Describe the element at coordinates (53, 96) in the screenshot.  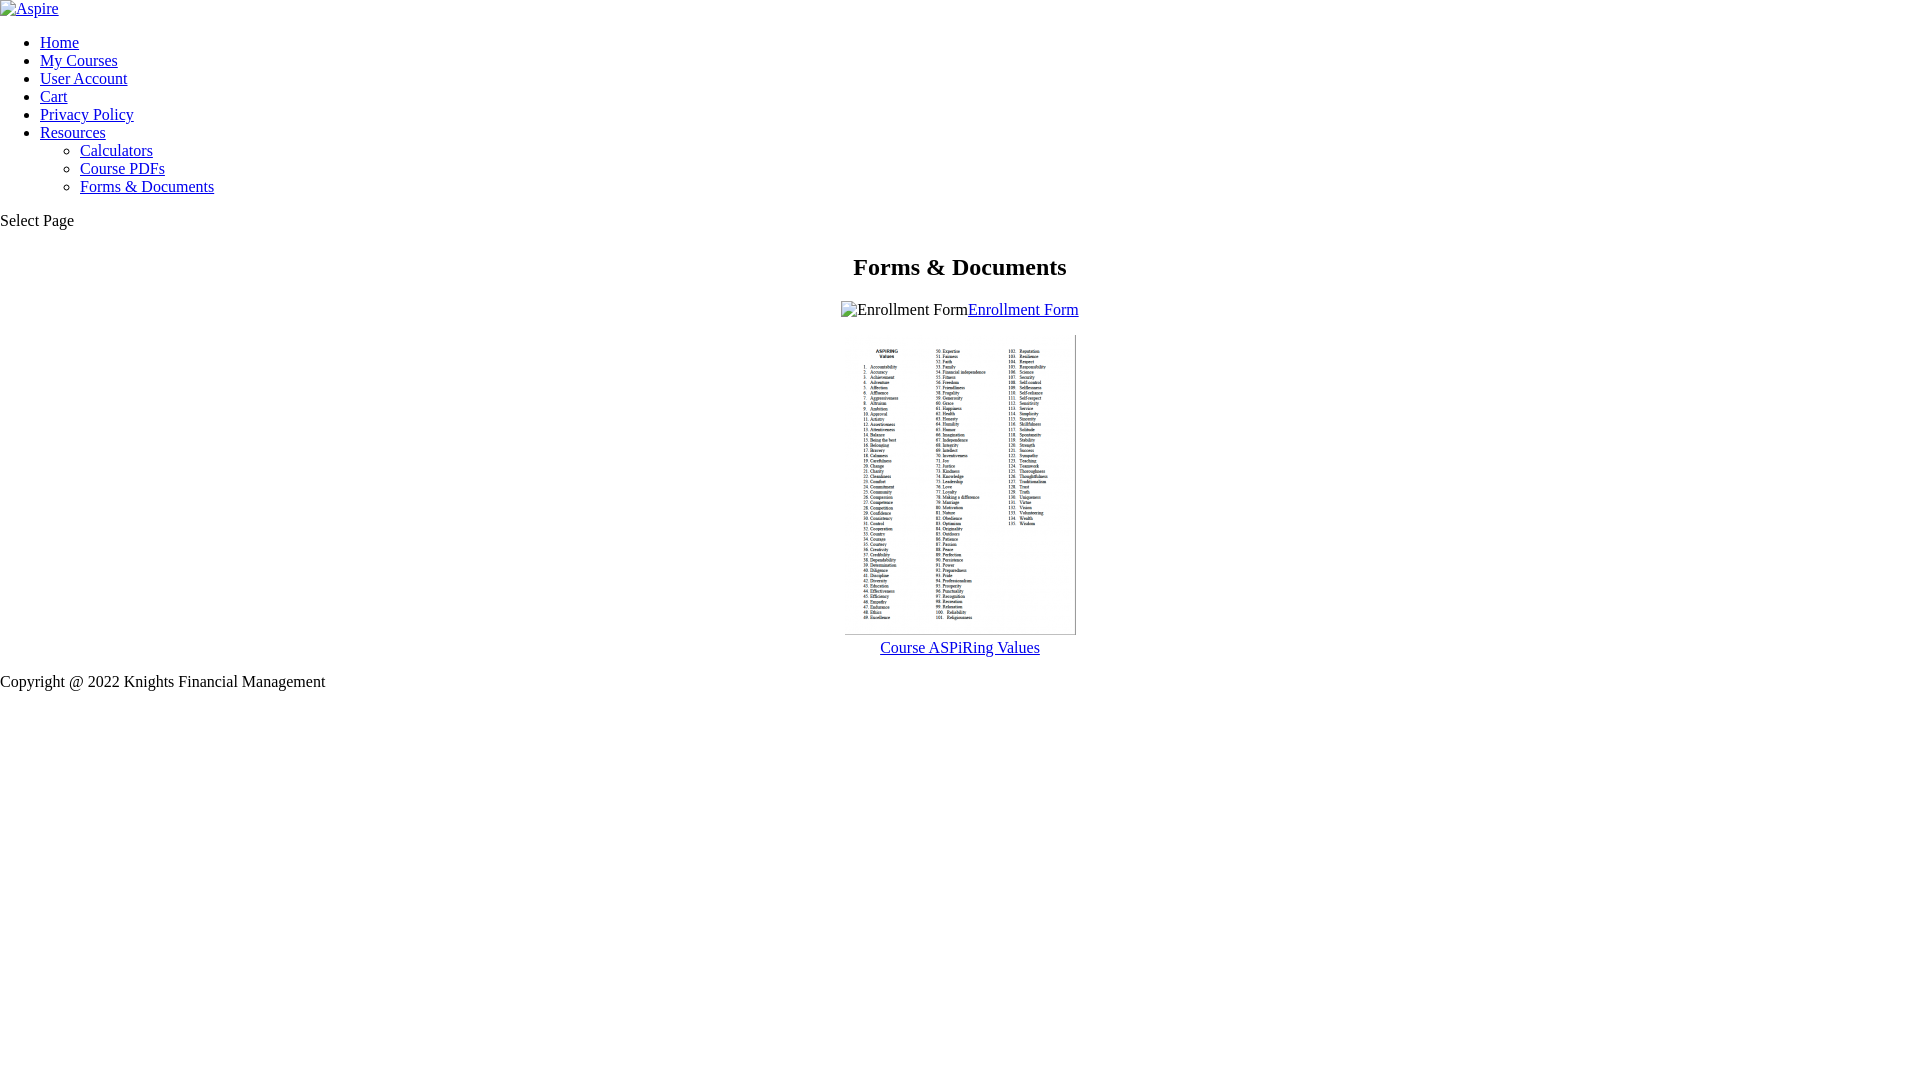
I see `'Cart'` at that location.